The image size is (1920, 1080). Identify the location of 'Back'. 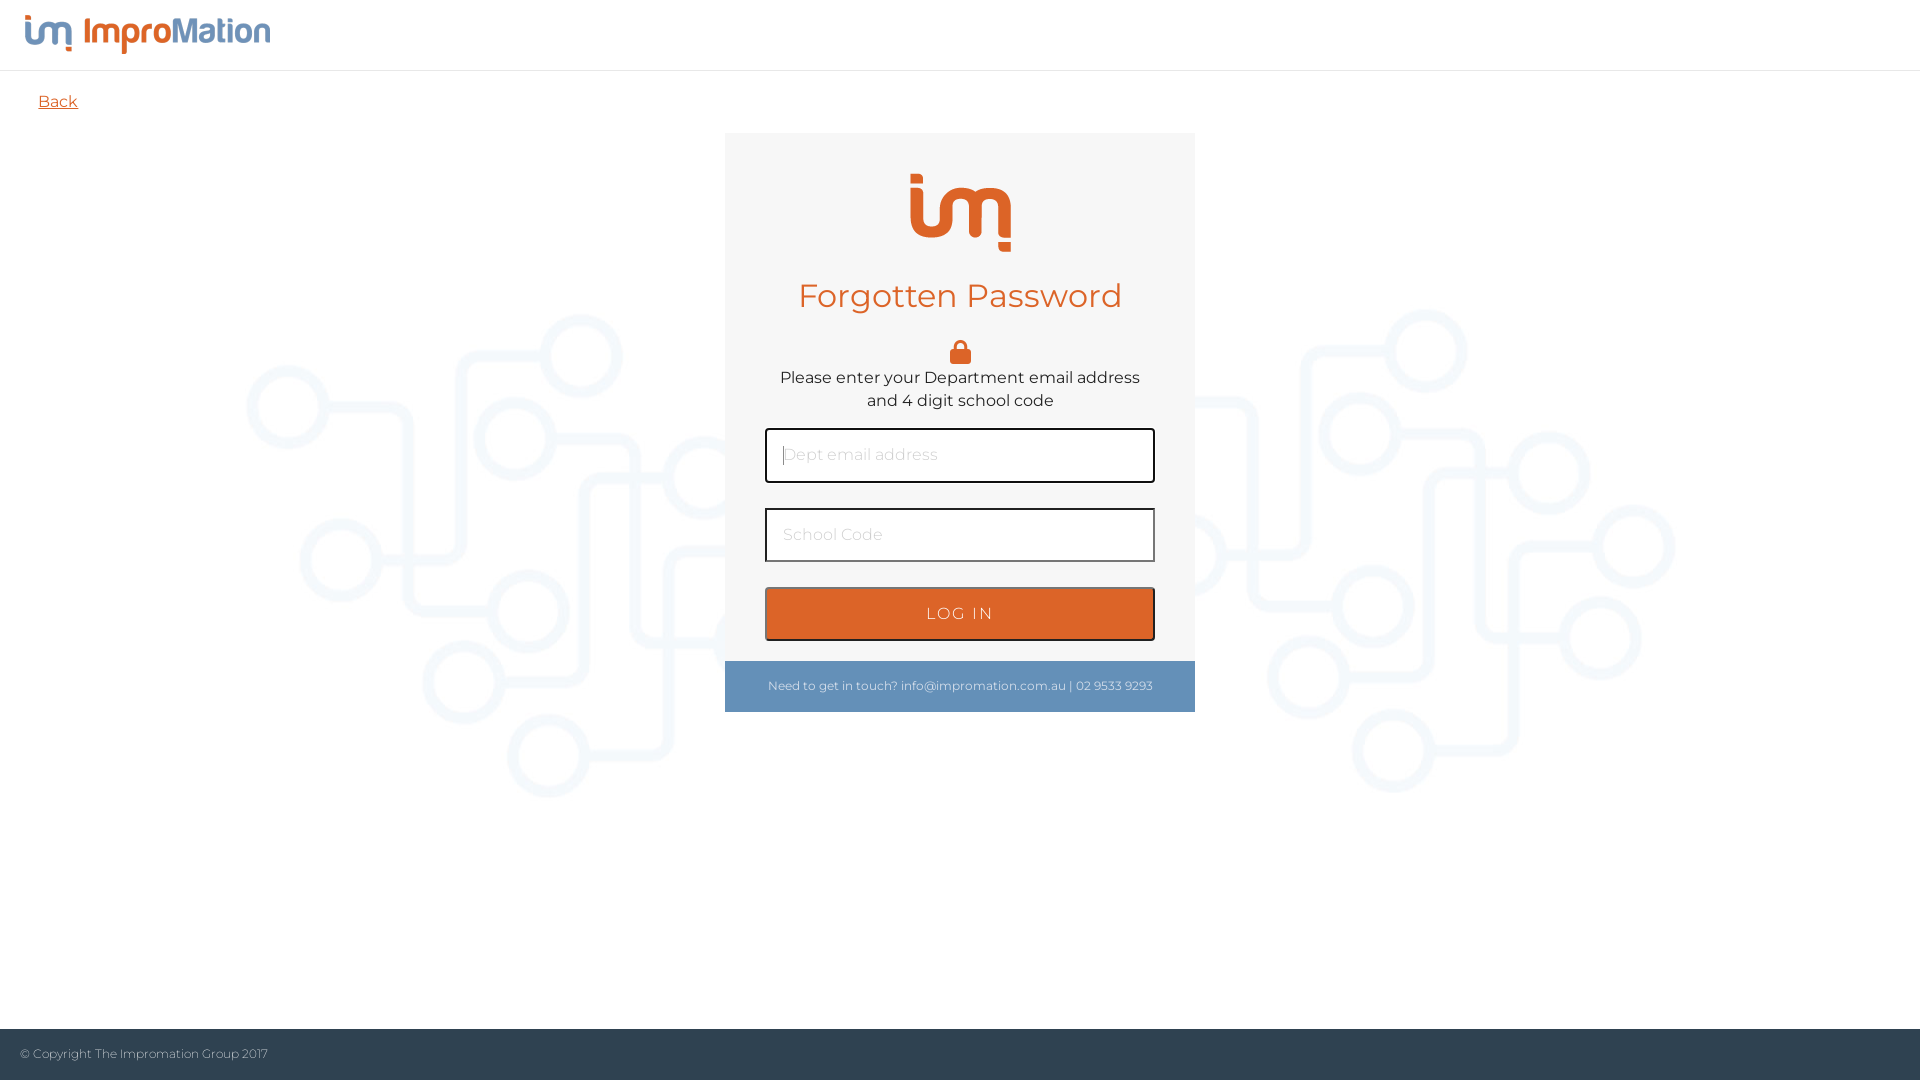
(57, 101).